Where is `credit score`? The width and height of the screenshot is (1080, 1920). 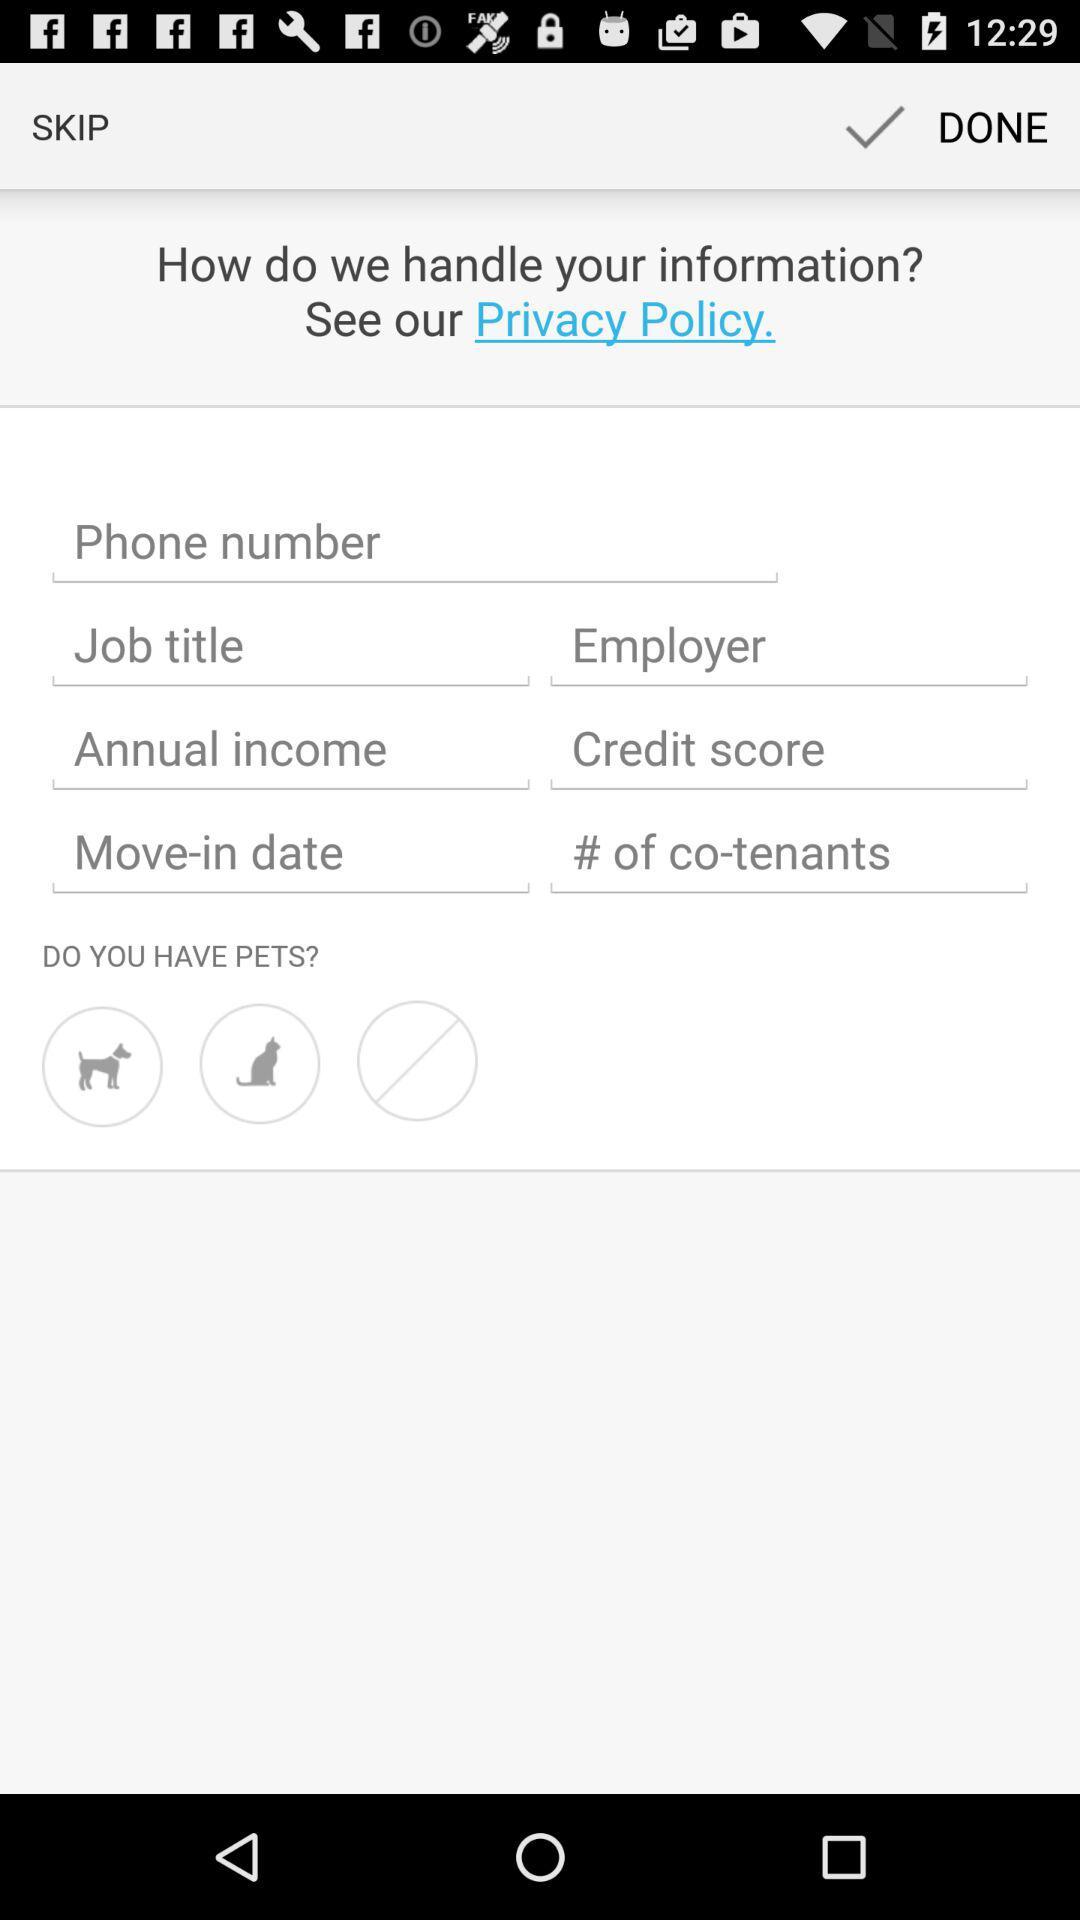 credit score is located at coordinates (788, 747).